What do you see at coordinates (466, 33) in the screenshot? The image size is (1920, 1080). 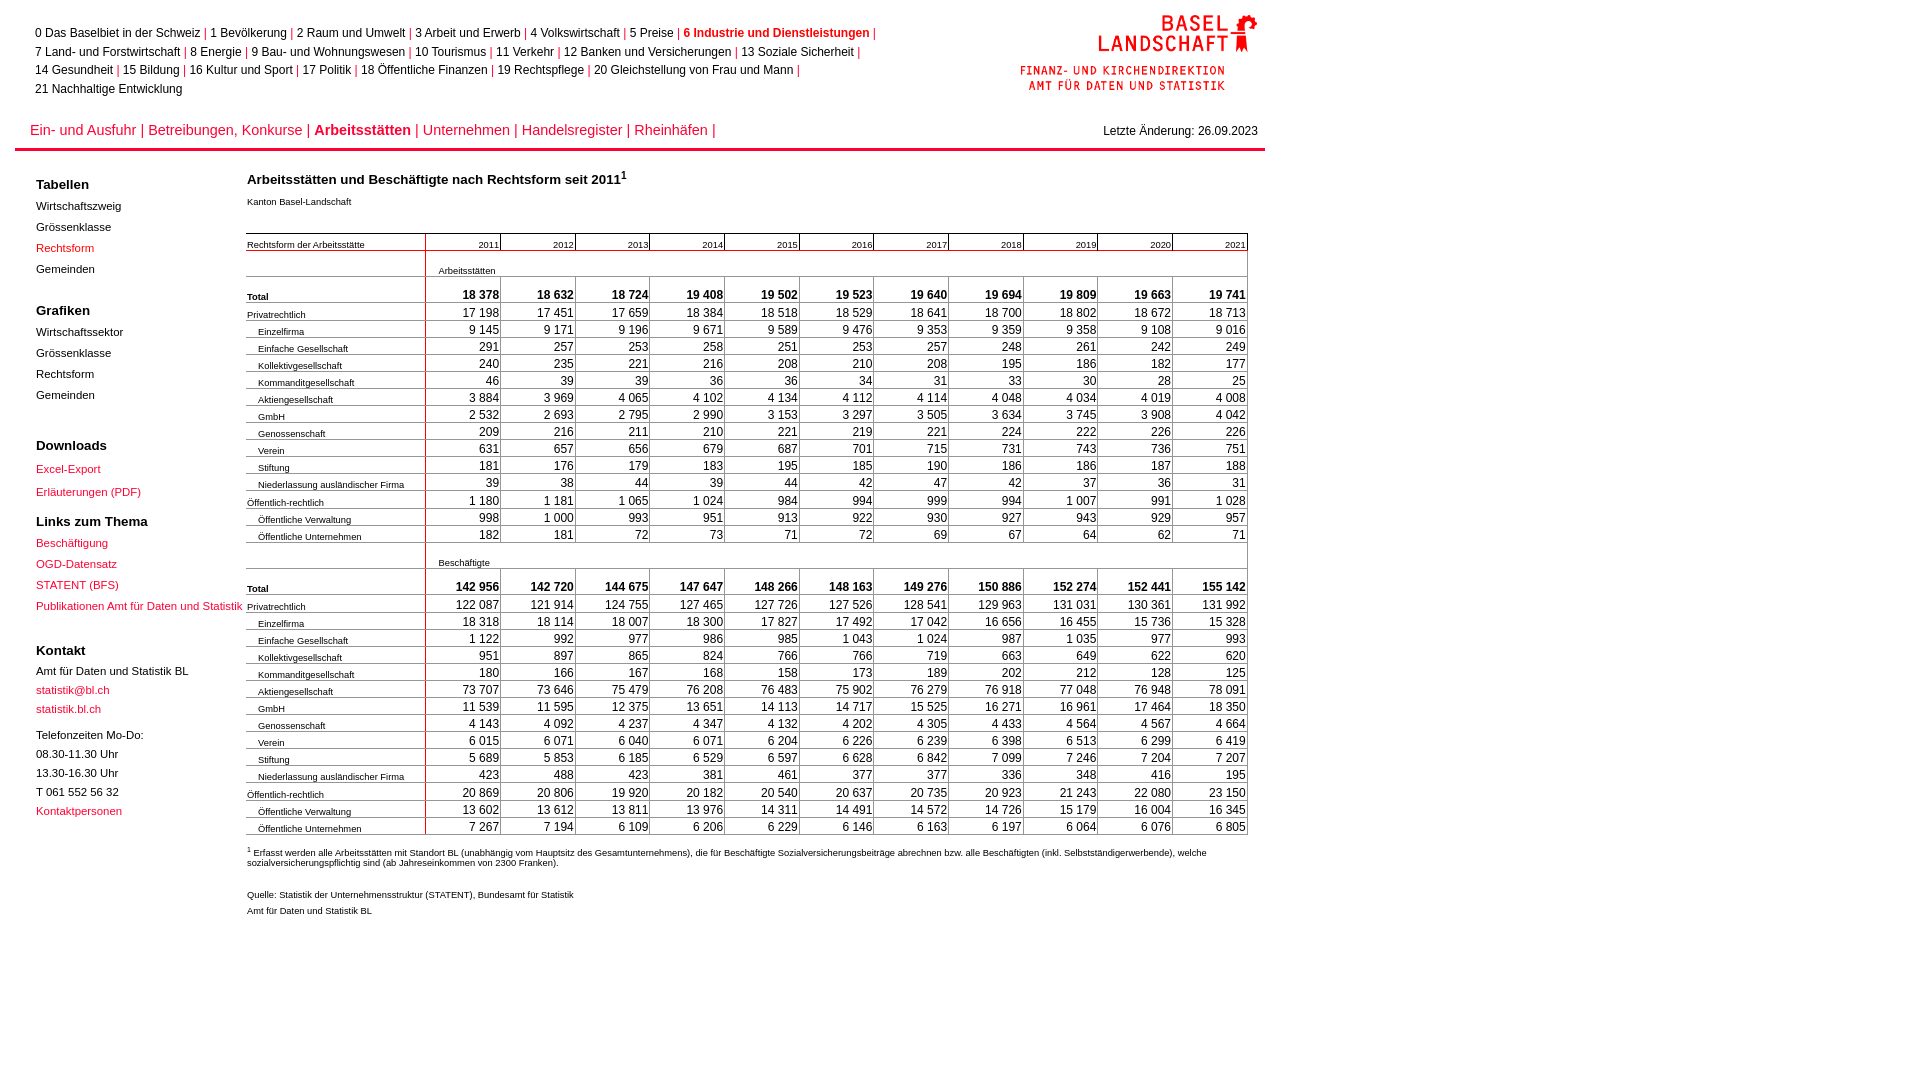 I see `'3 Arbeit und Erwerb'` at bounding box center [466, 33].